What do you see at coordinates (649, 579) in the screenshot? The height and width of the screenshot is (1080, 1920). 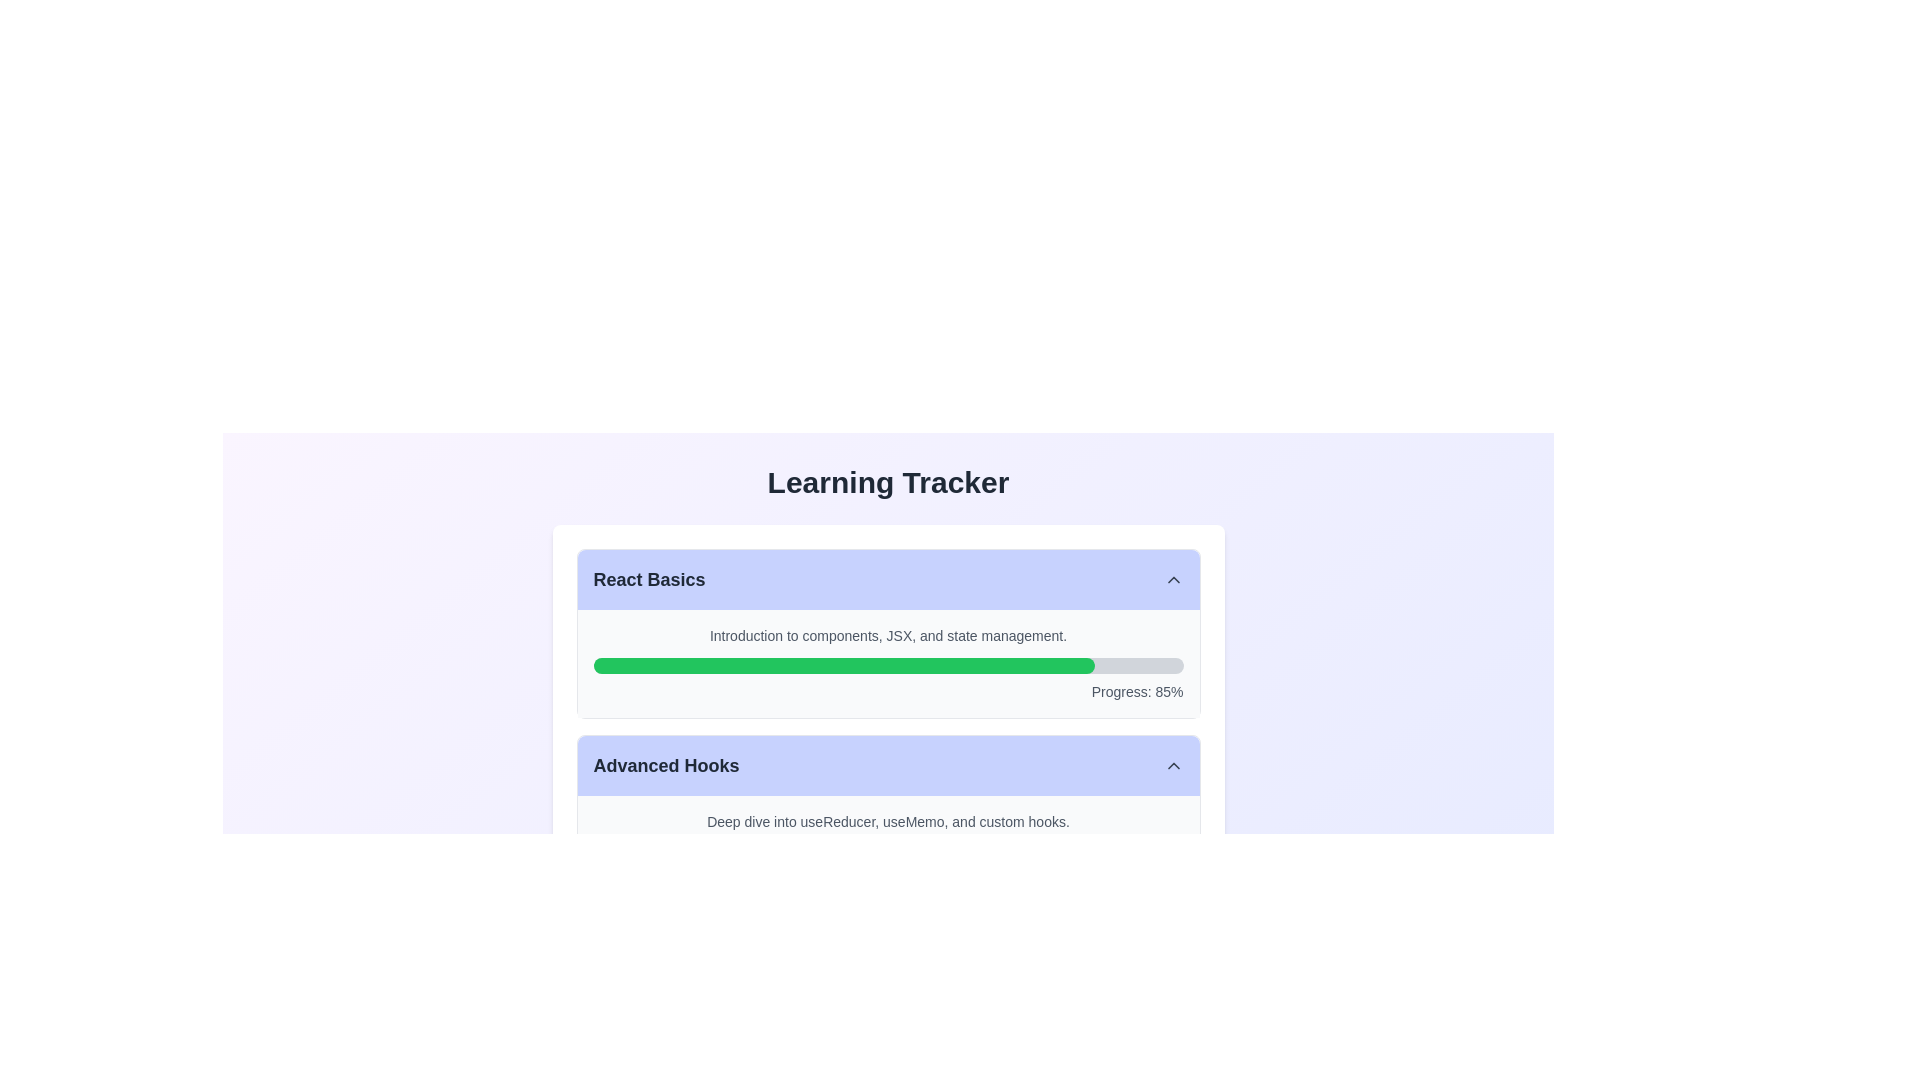 I see `the Text Label located at the top-left side of the collapsible module's header` at bounding box center [649, 579].